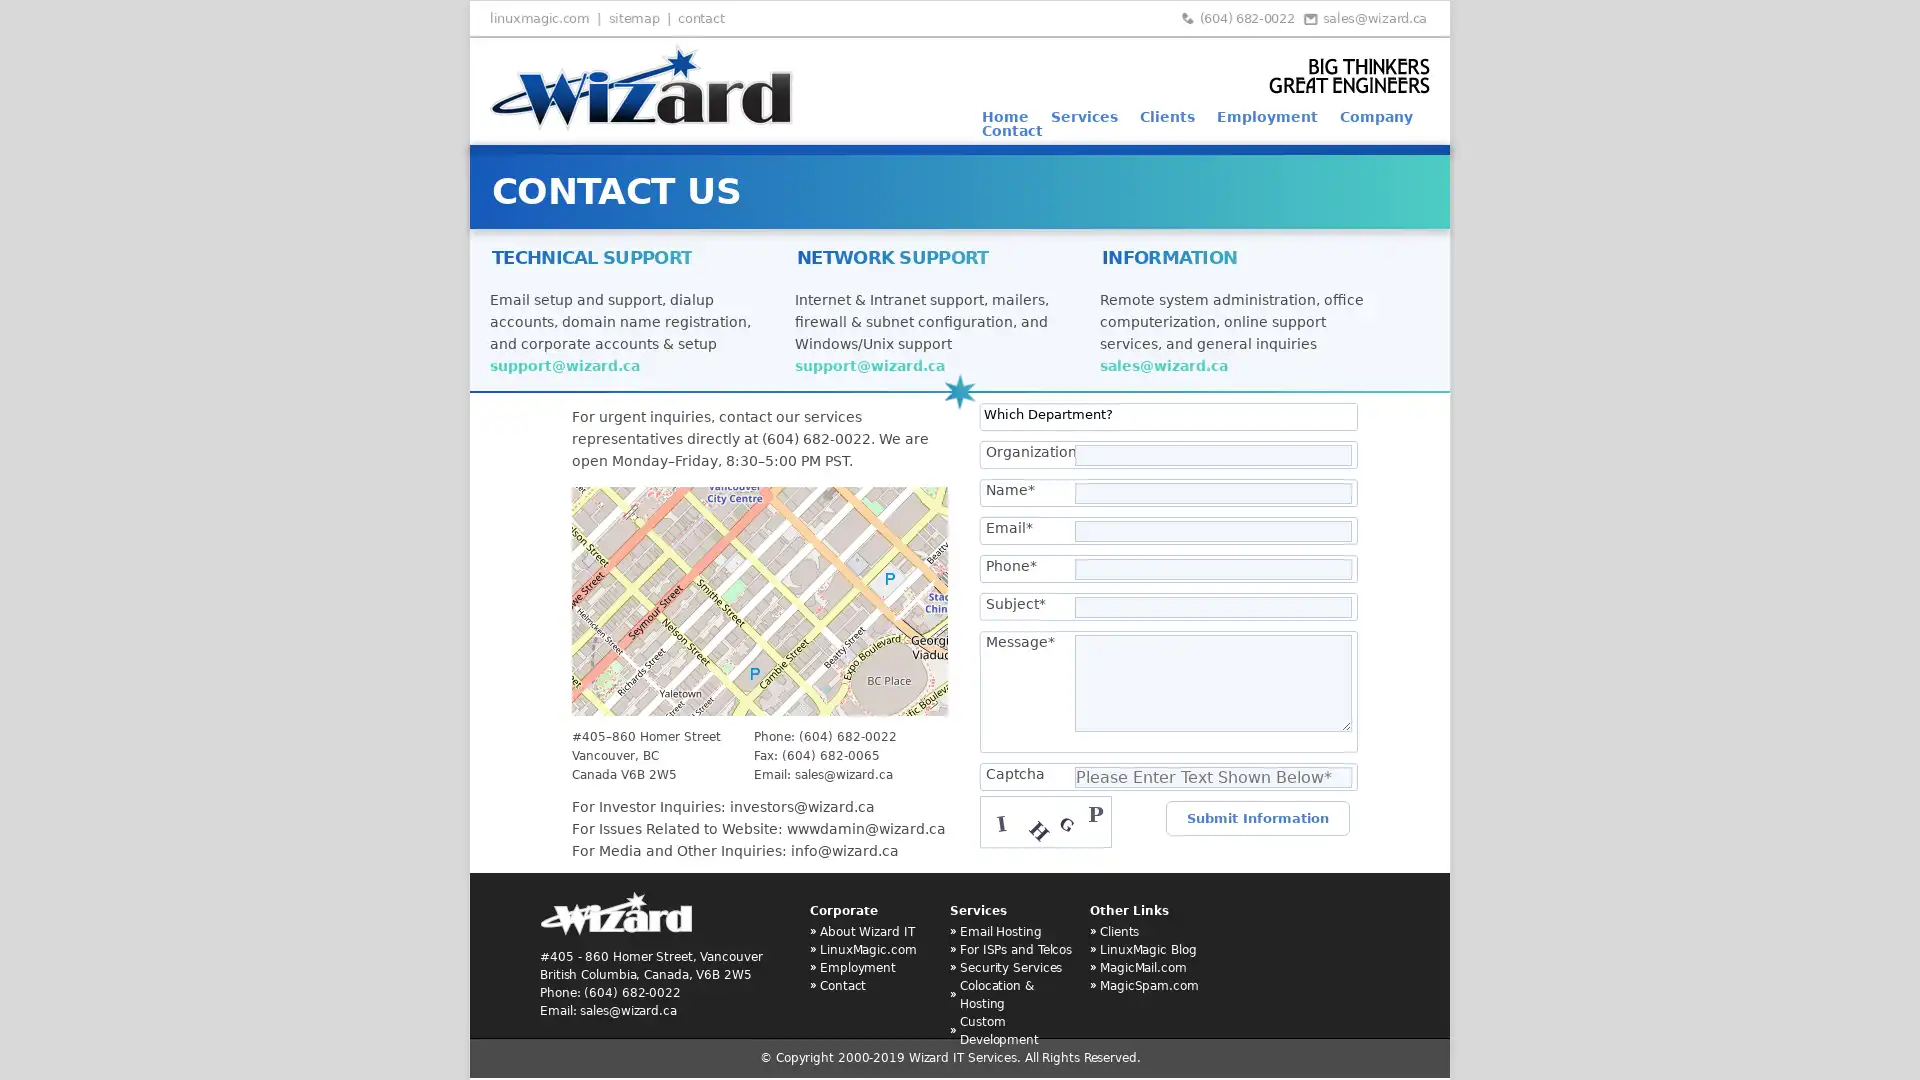 This screenshot has height=1080, width=1920. I want to click on Submit Information, so click(1256, 818).